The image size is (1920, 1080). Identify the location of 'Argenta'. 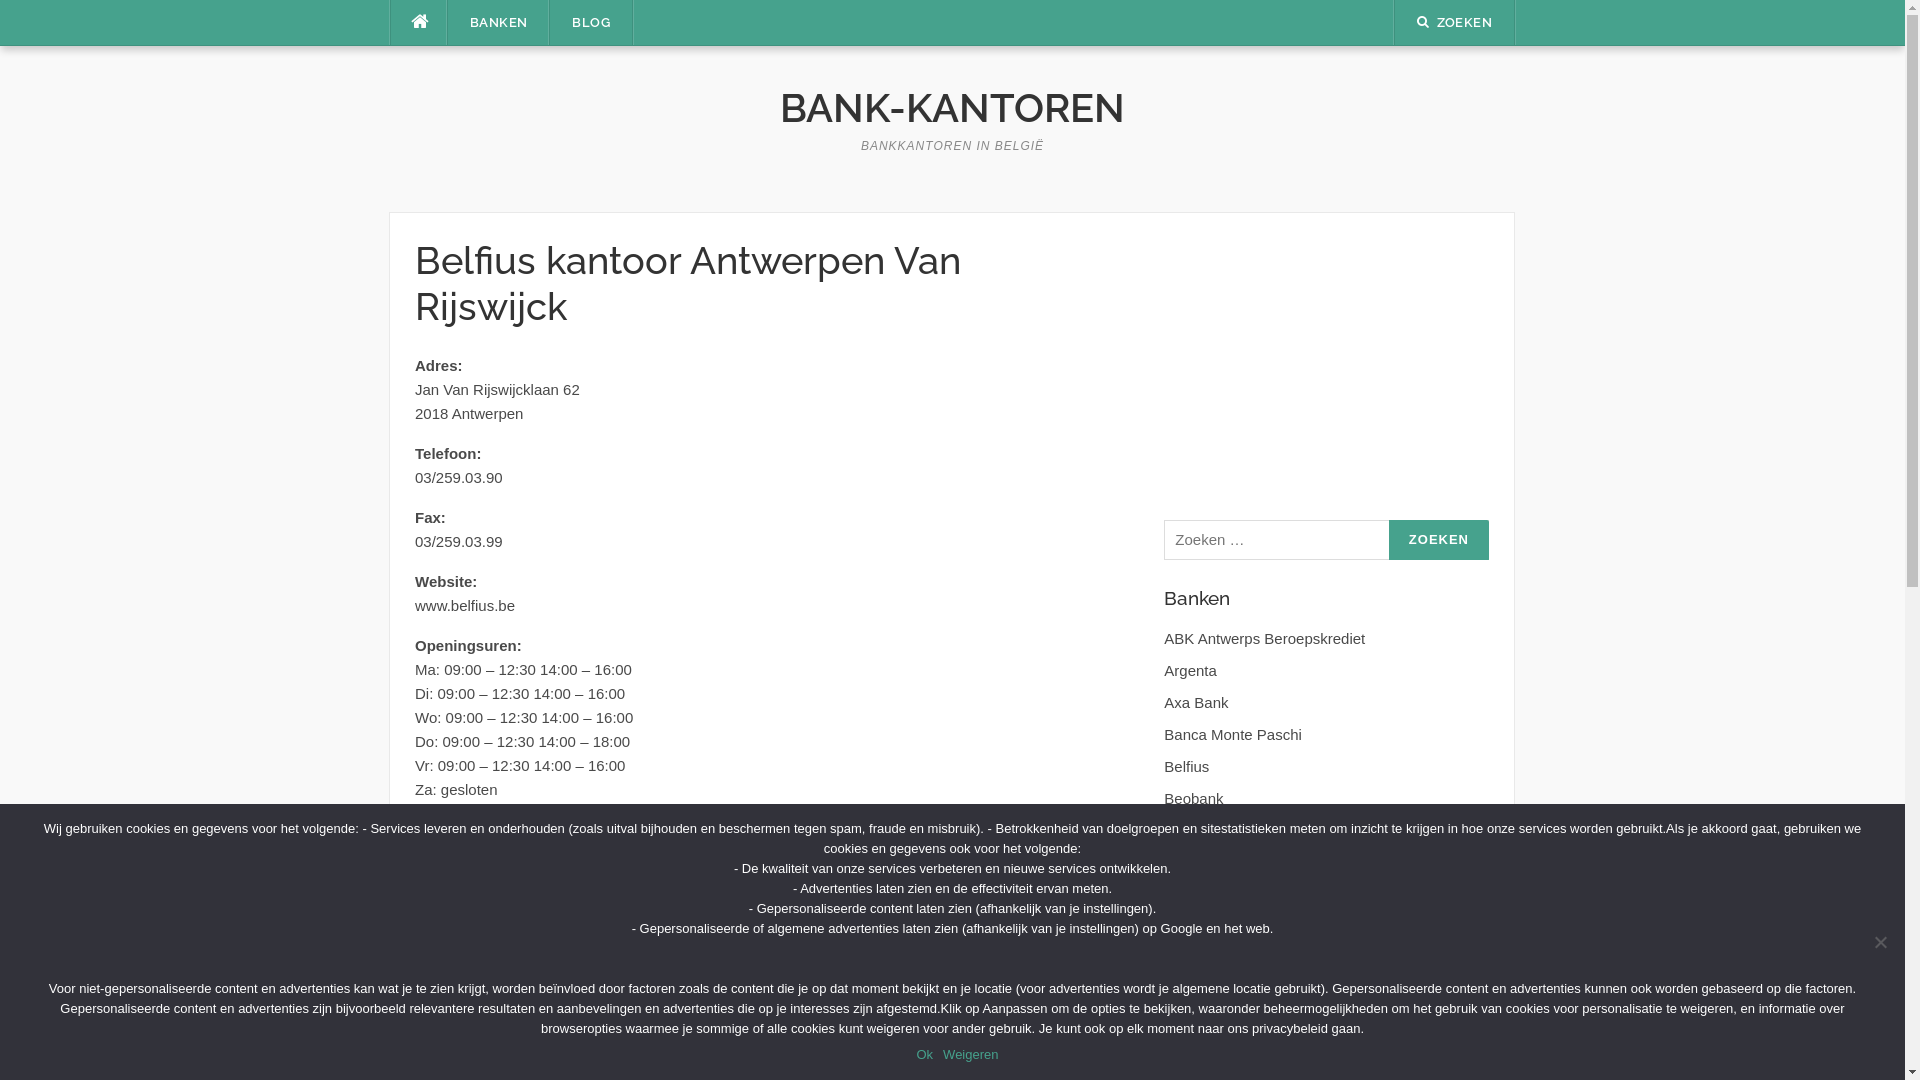
(1190, 670).